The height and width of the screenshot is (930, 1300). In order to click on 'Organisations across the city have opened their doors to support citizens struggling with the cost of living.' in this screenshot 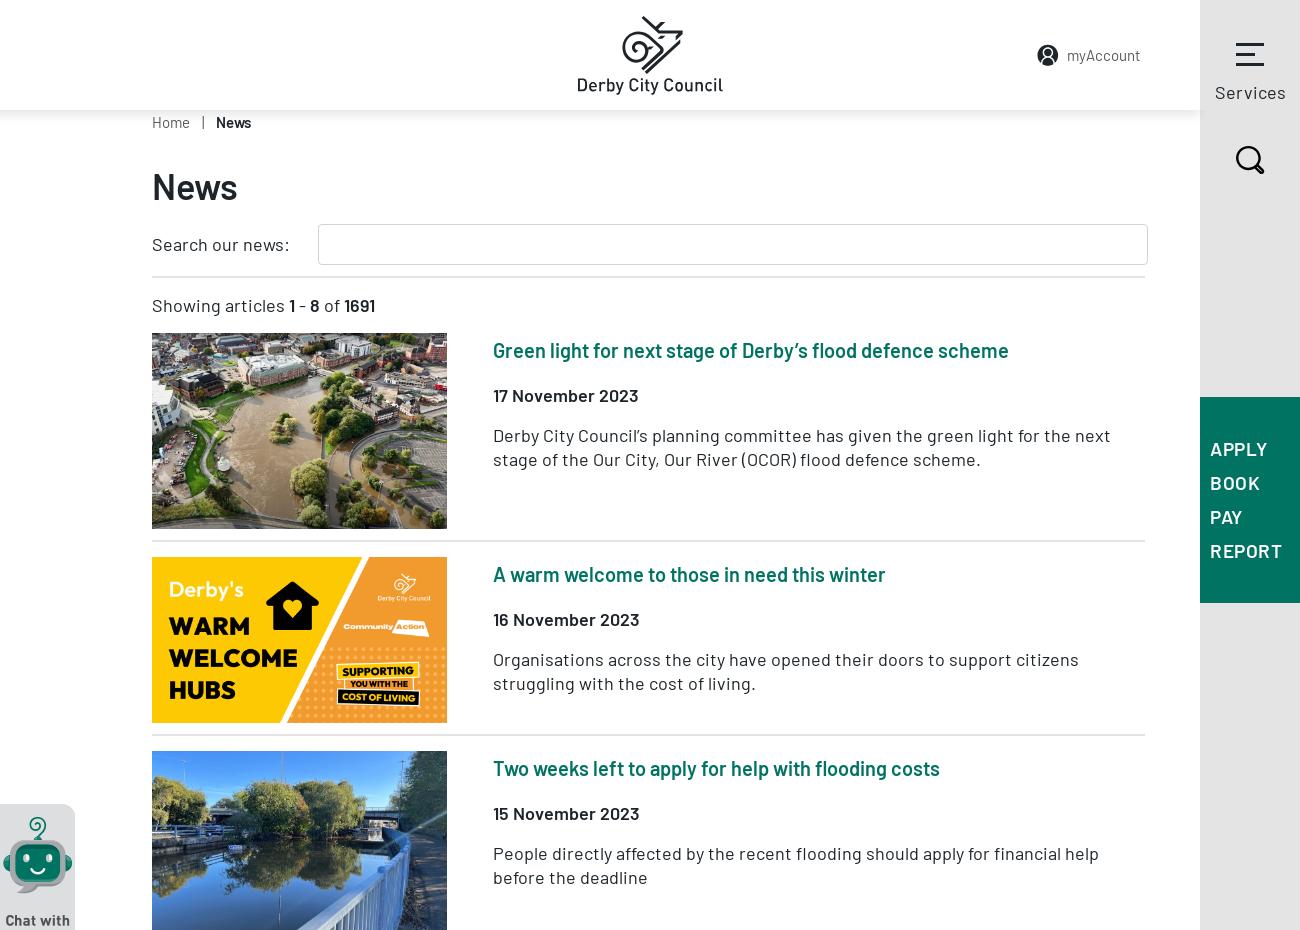, I will do `click(784, 668)`.